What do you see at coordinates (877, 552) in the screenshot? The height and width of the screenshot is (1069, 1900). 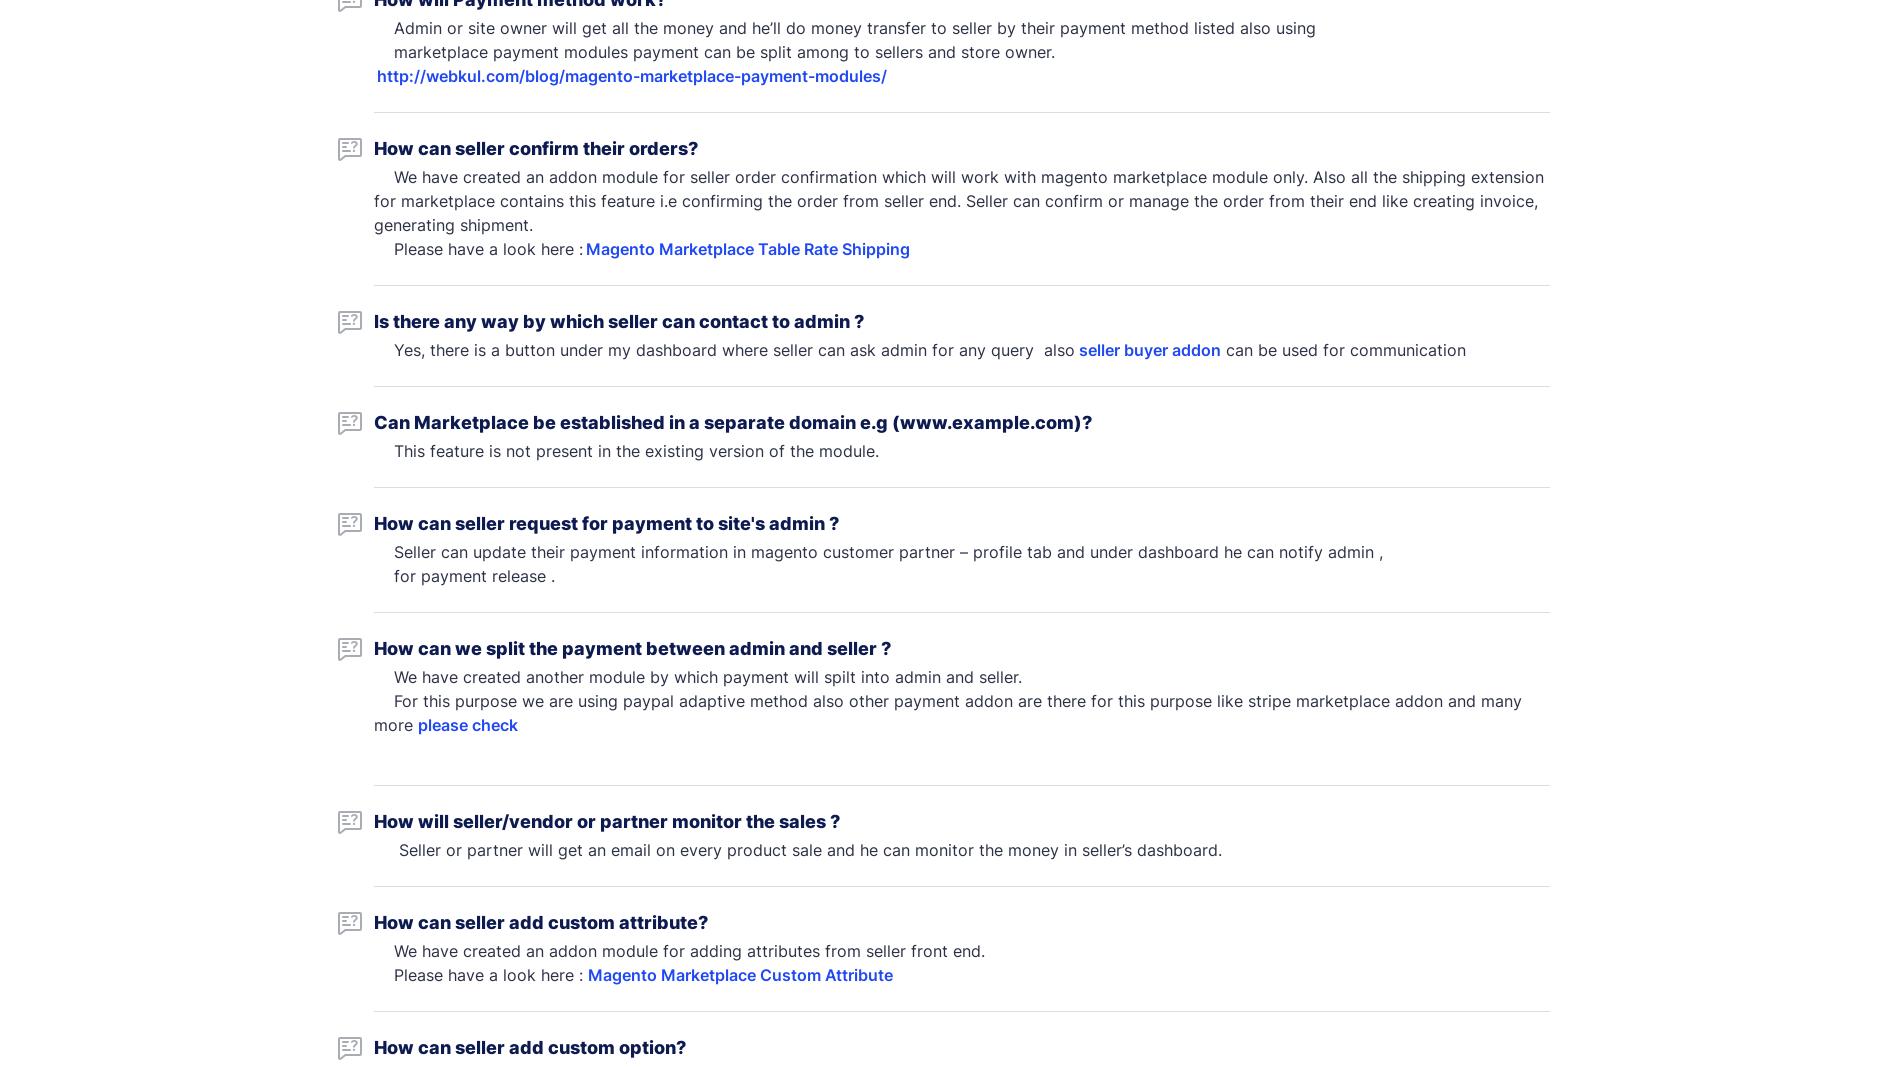 I see `'Seller can update their payment information in magento customer partner – profile tab and under dashboard he can notify admin ,'` at bounding box center [877, 552].